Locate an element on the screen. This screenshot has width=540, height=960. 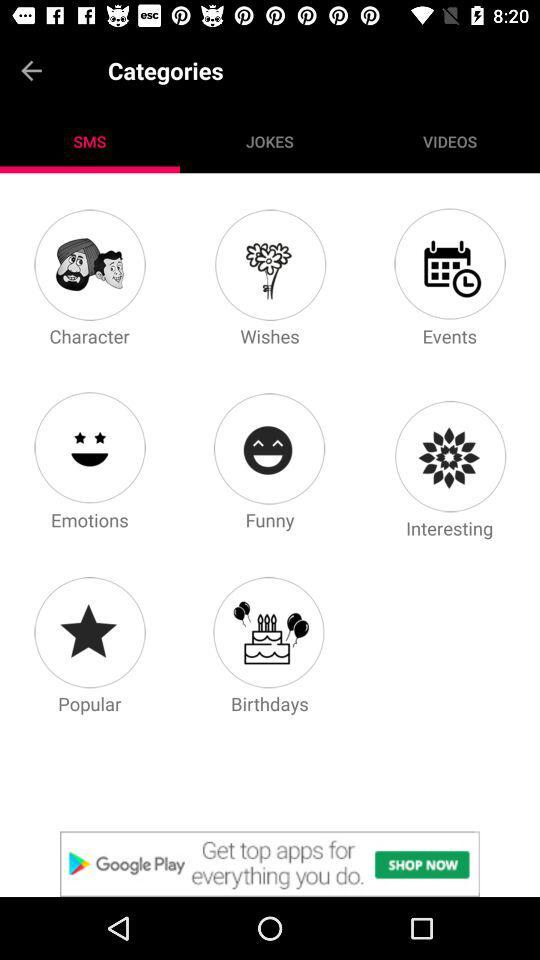
choose the selection is located at coordinates (270, 863).